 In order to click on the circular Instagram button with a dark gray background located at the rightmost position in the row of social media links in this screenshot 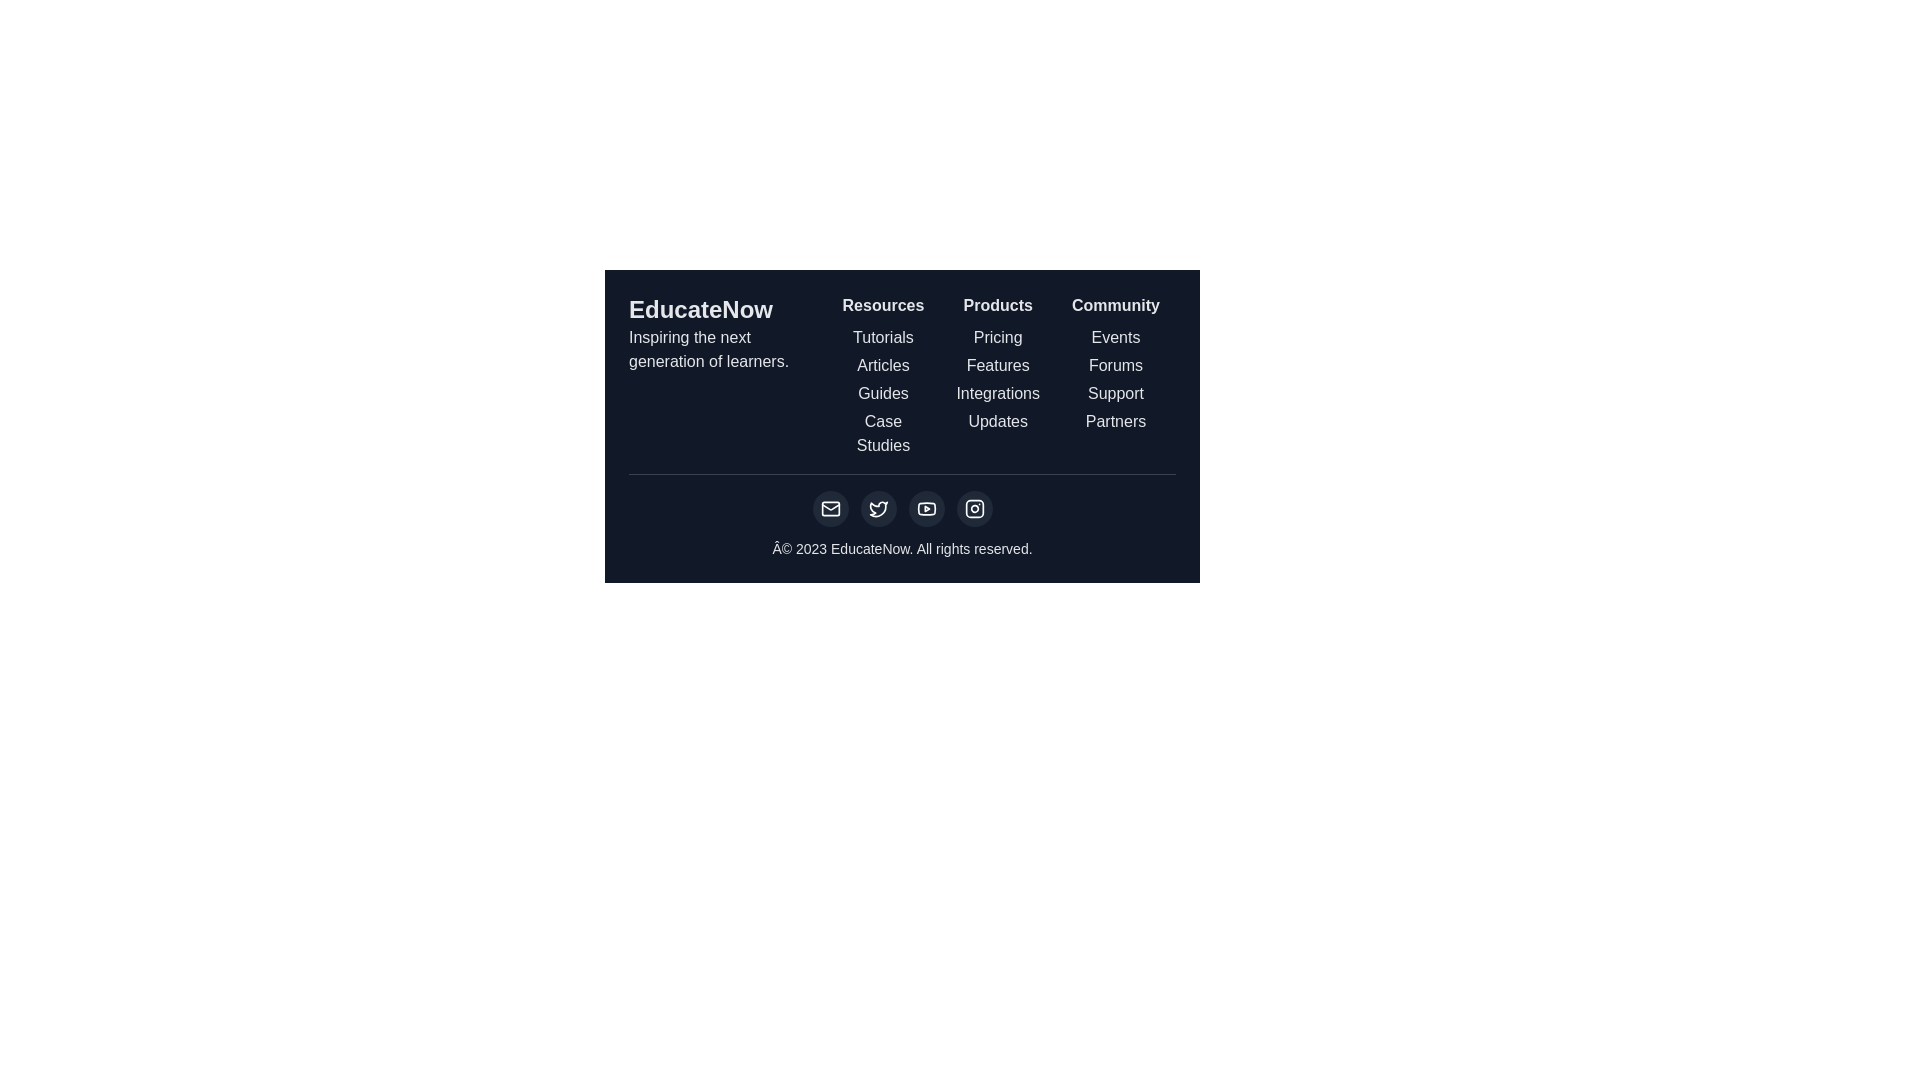, I will do `click(974, 508)`.